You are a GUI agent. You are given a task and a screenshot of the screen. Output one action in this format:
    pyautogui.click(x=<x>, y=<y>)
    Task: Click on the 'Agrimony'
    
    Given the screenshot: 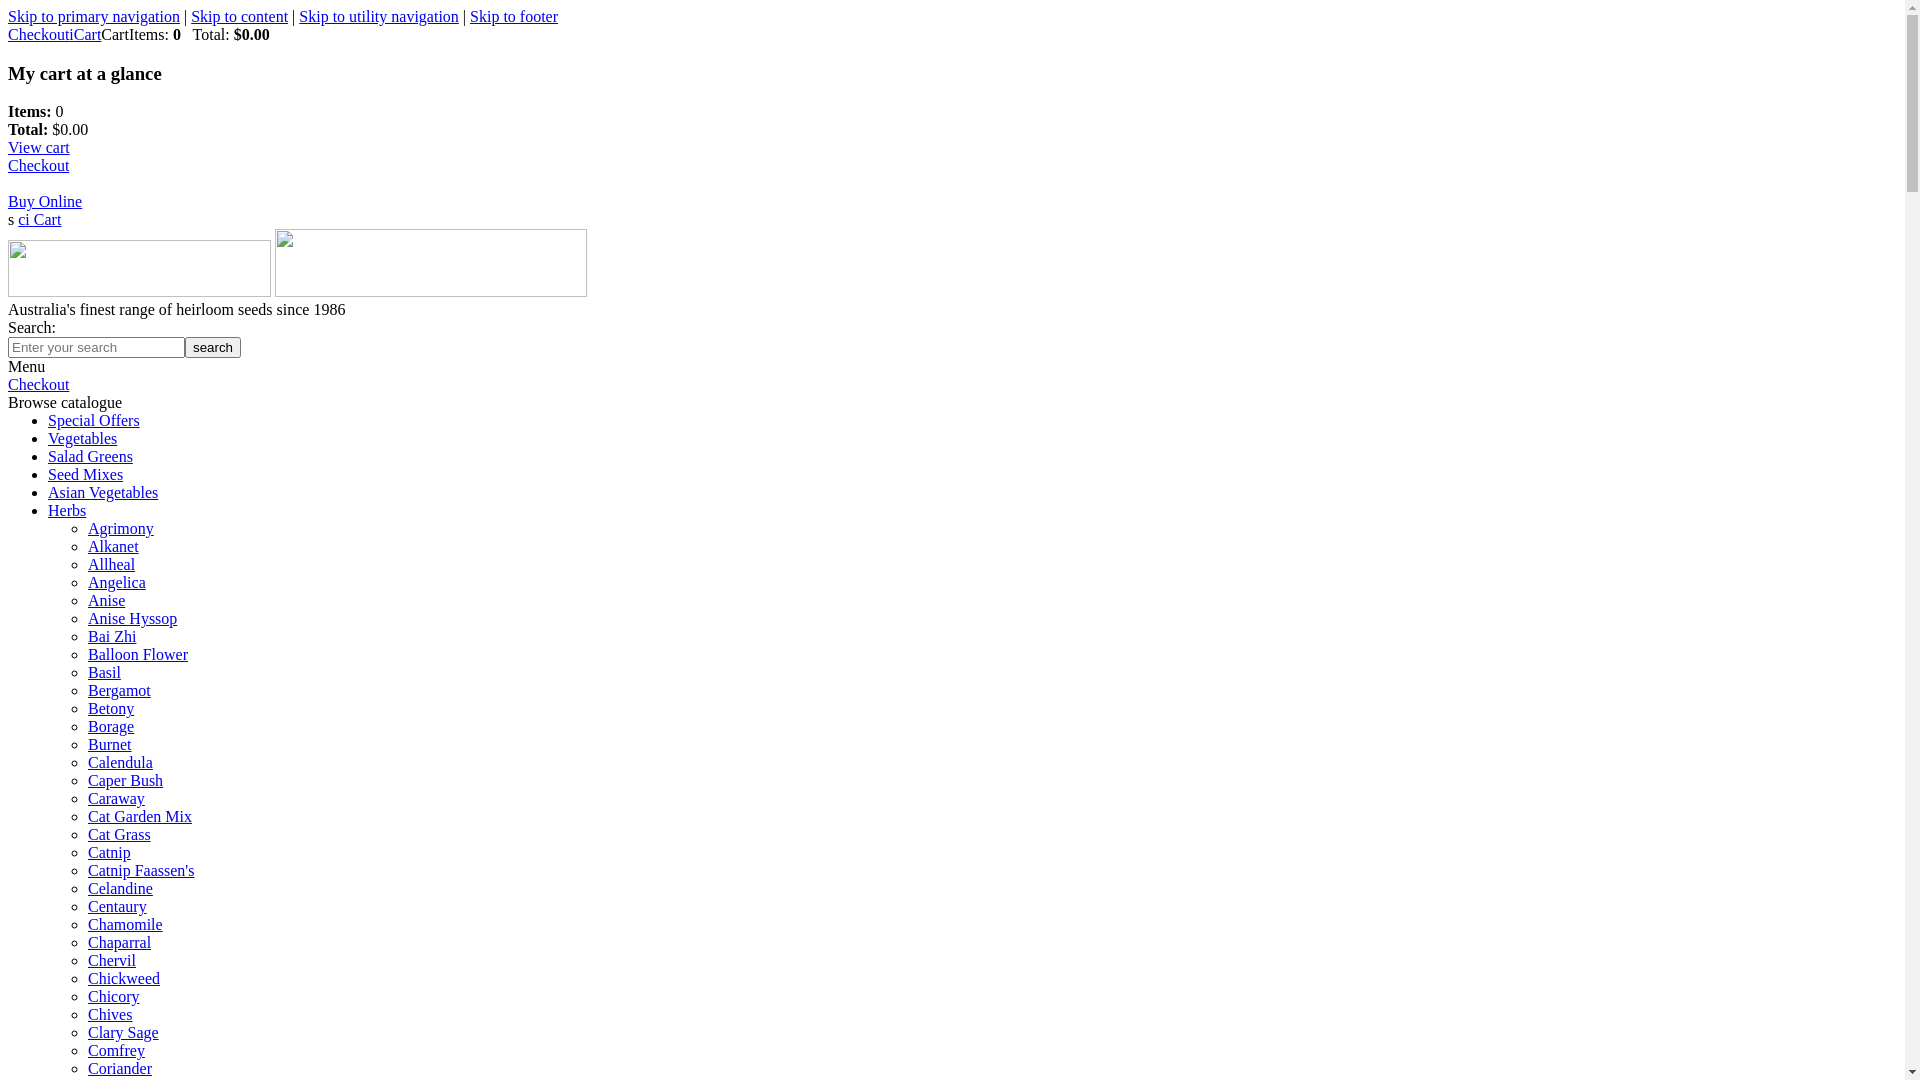 What is the action you would take?
    pyautogui.click(x=119, y=527)
    